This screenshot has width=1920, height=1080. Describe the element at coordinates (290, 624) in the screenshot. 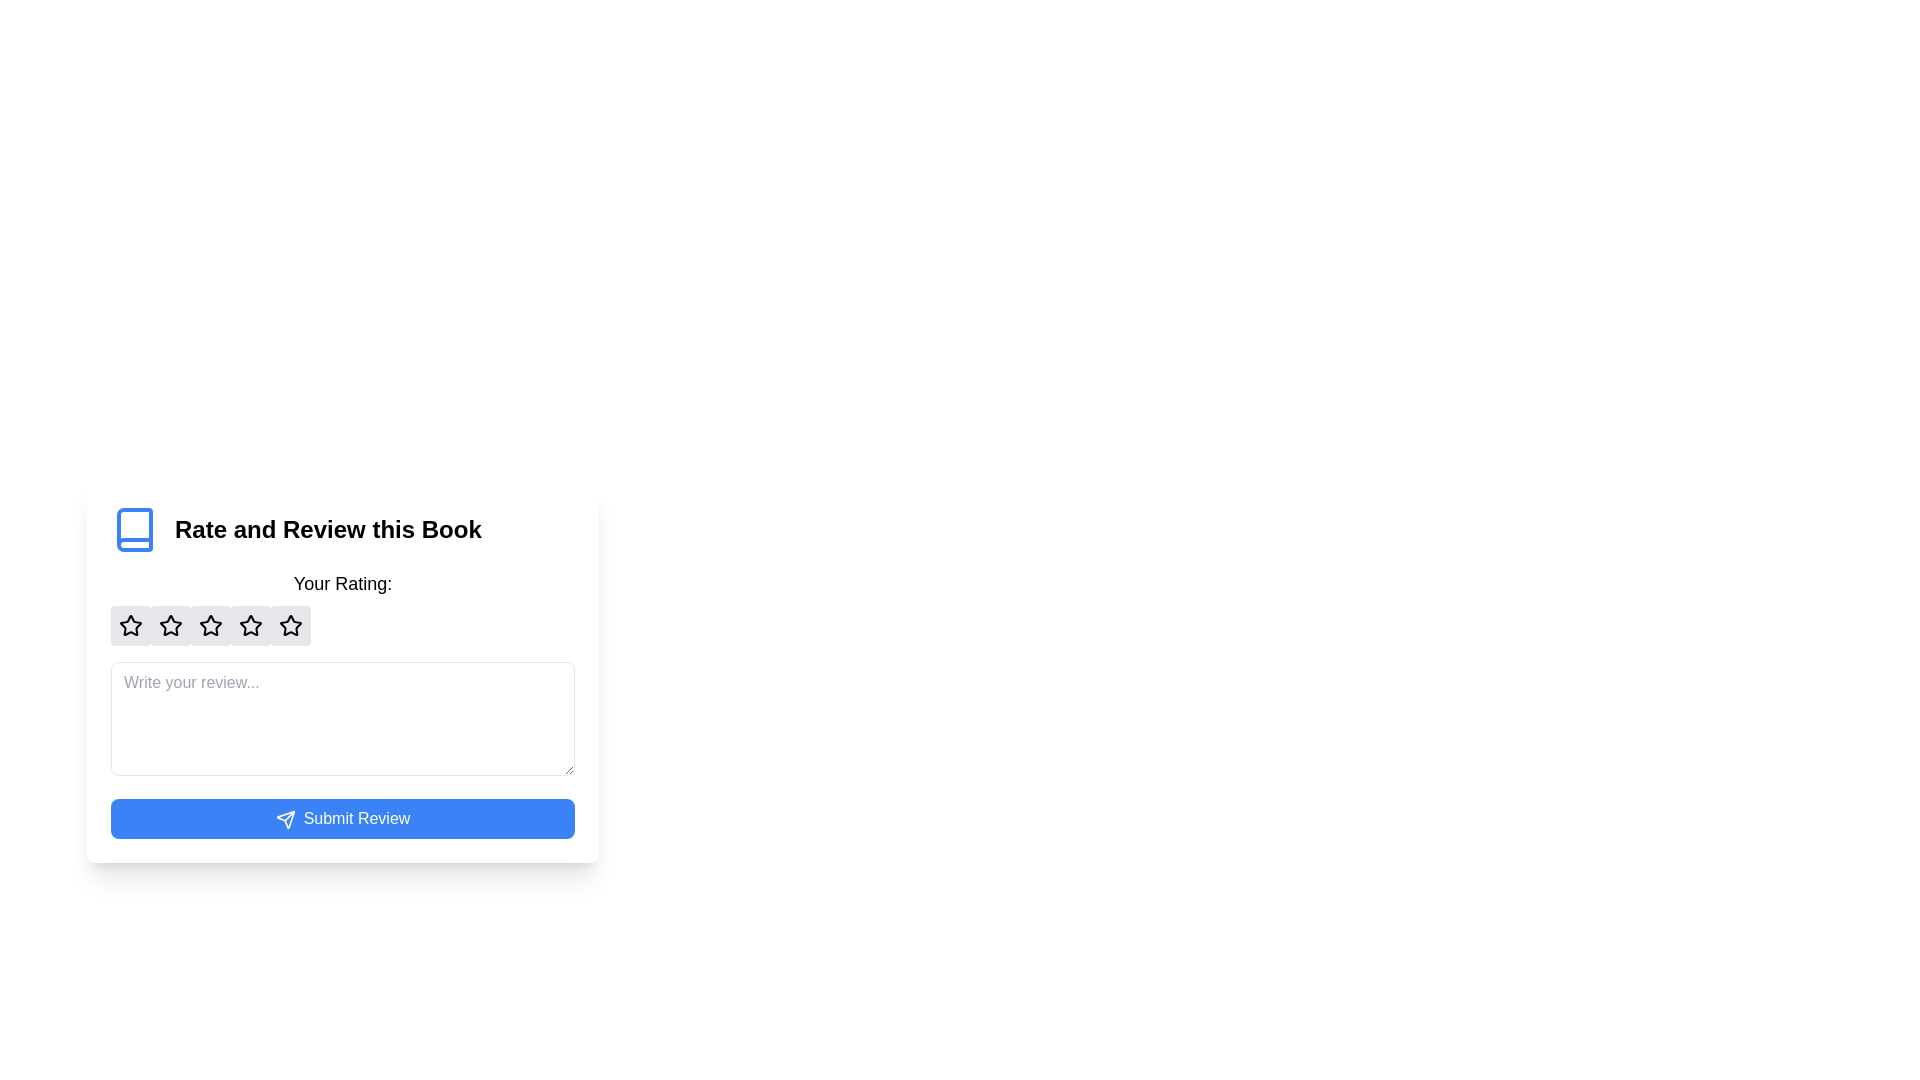

I see `the fifth star in the horizontal row of star-shaped rating icons to rate it, located below the text 'Your Rating:' in the 'Rate and Review this Book' section` at that location.